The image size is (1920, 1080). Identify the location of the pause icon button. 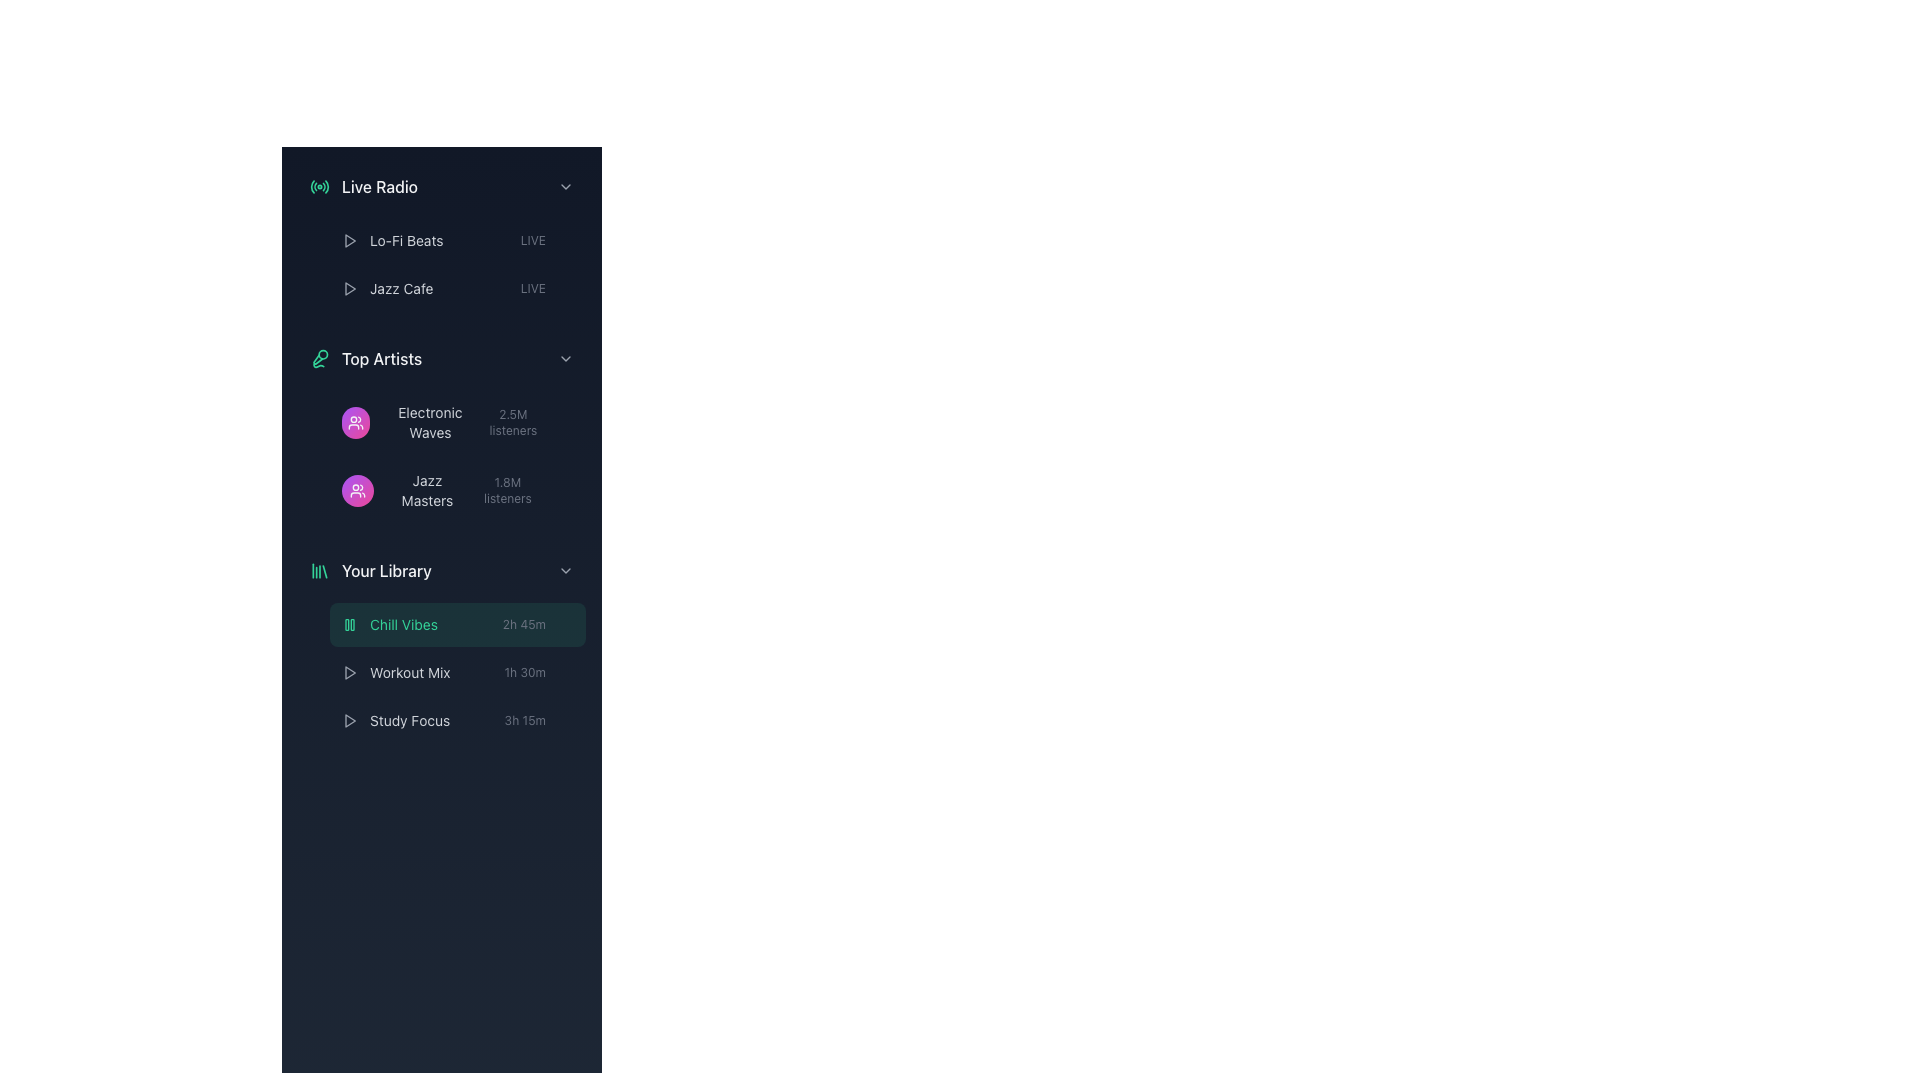
(350, 623).